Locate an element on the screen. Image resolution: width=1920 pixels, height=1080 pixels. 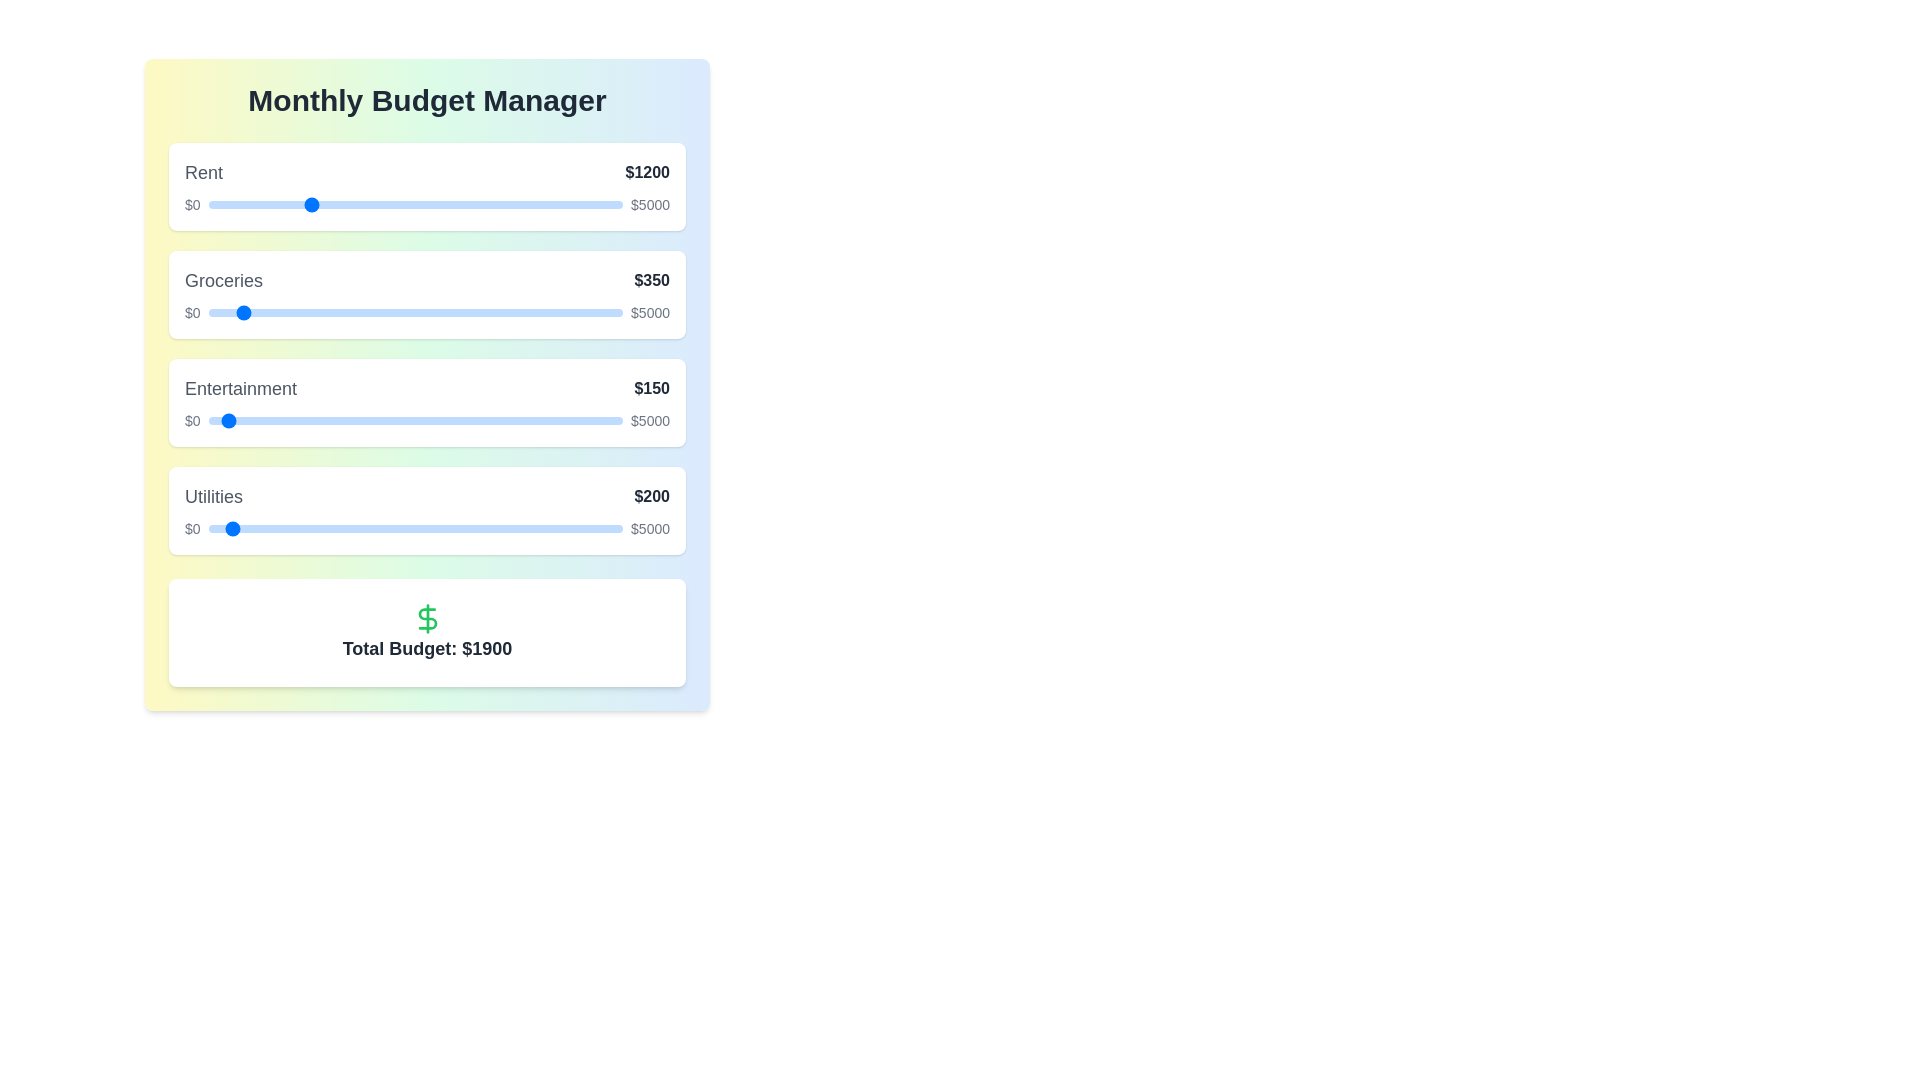
the value of the slider is located at coordinates (281, 419).